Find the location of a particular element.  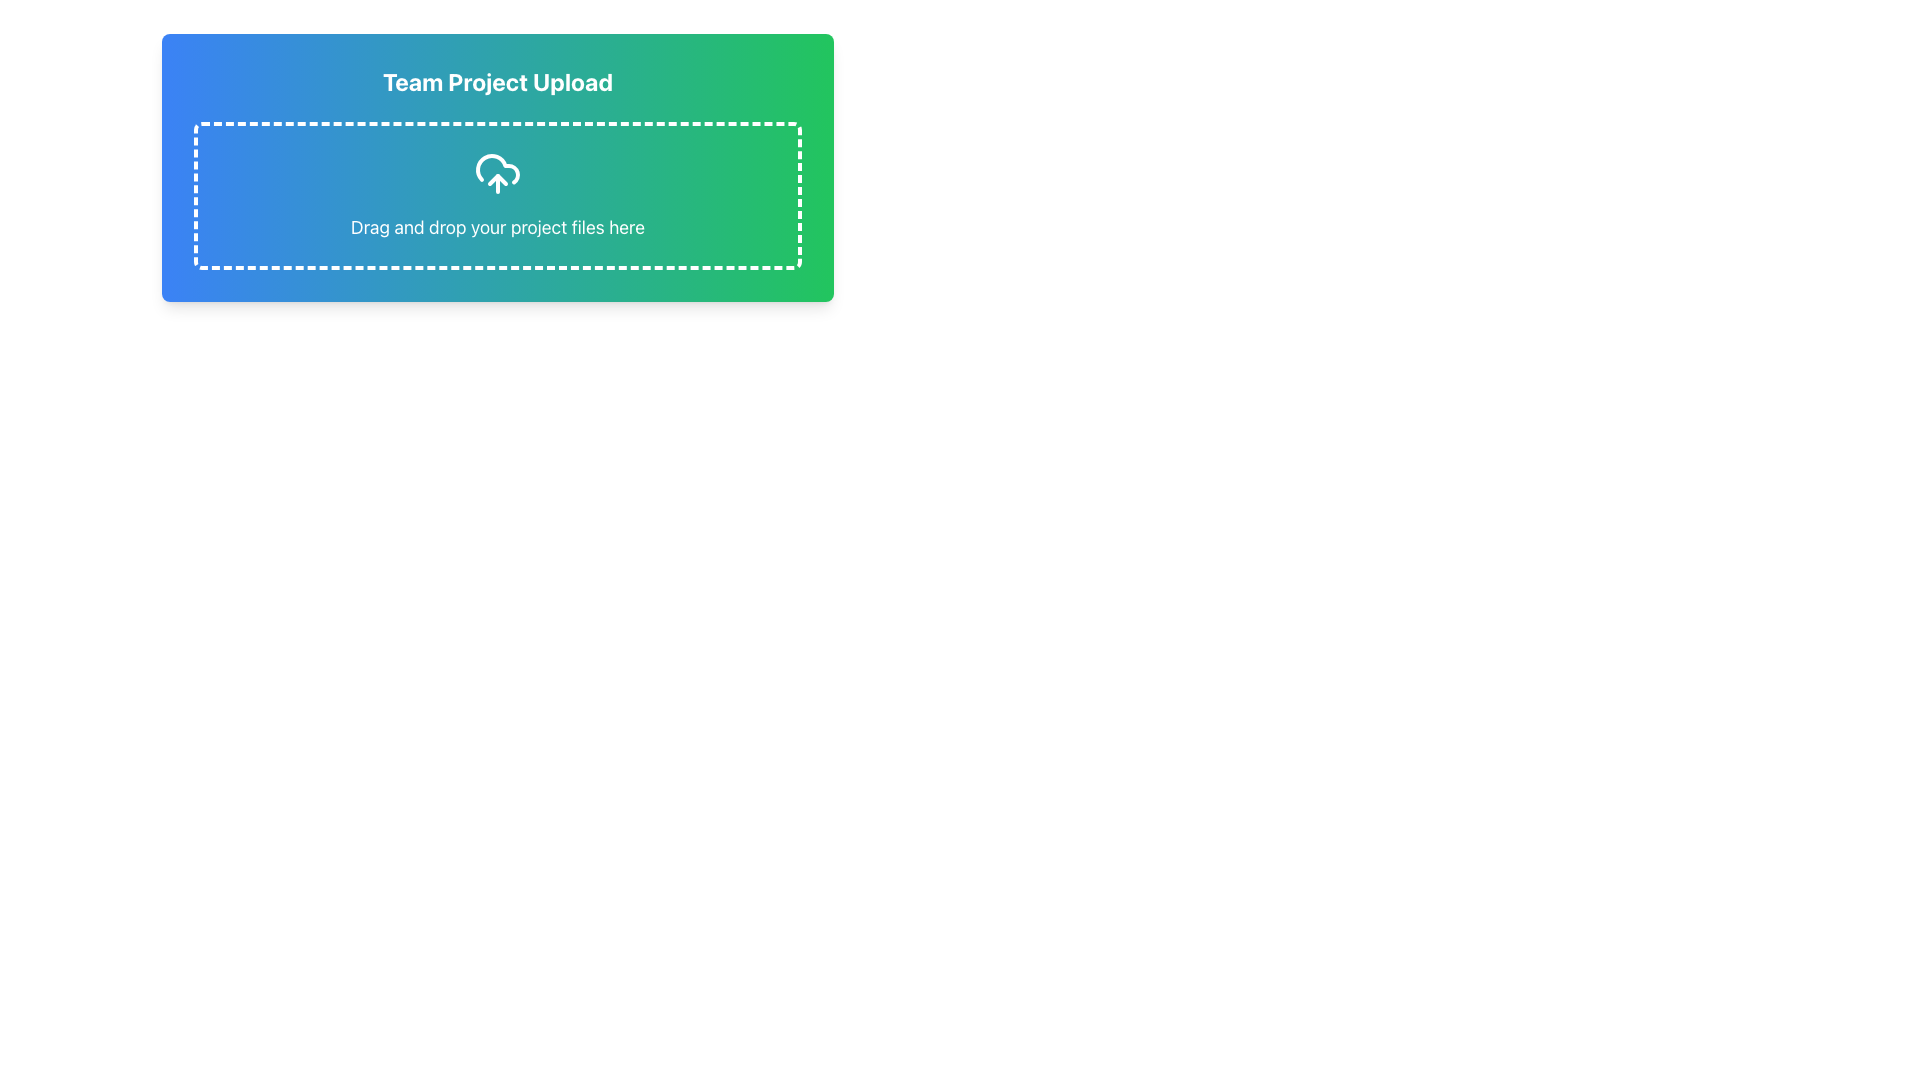

the Decorative Icon representing a cloud with an upward arrow, which is centrally placed within the drag-and-drop interface for uploading files is located at coordinates (498, 172).